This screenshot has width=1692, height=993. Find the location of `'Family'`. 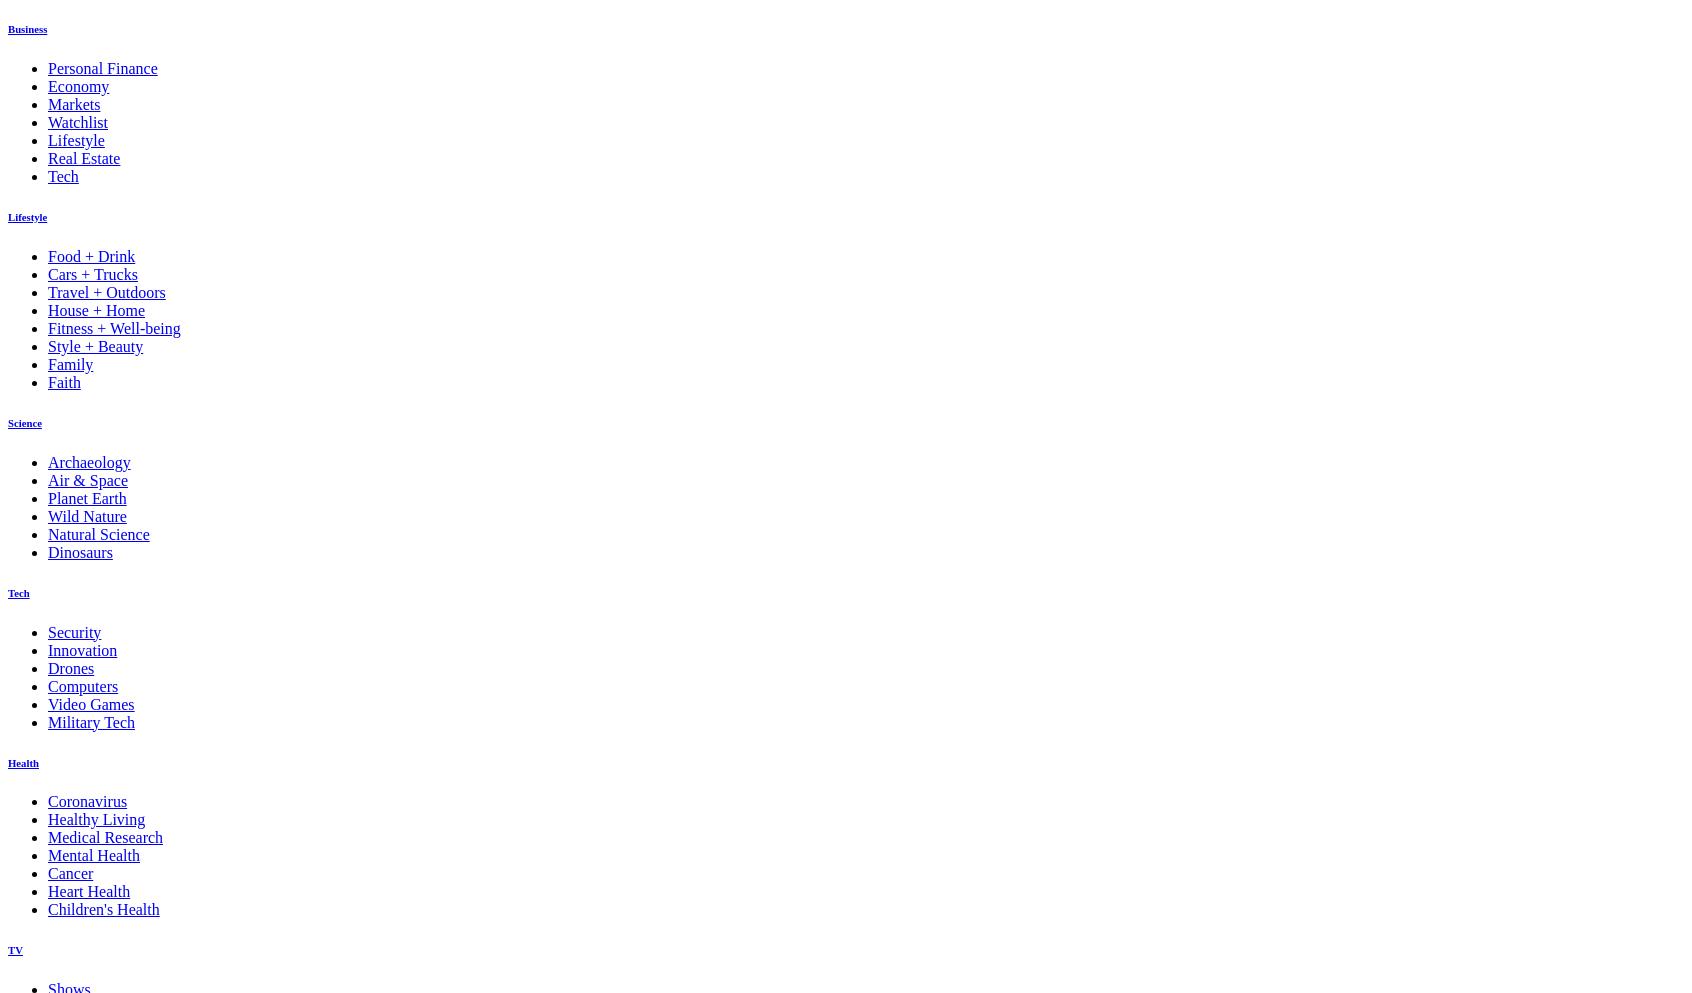

'Family' is located at coordinates (47, 363).